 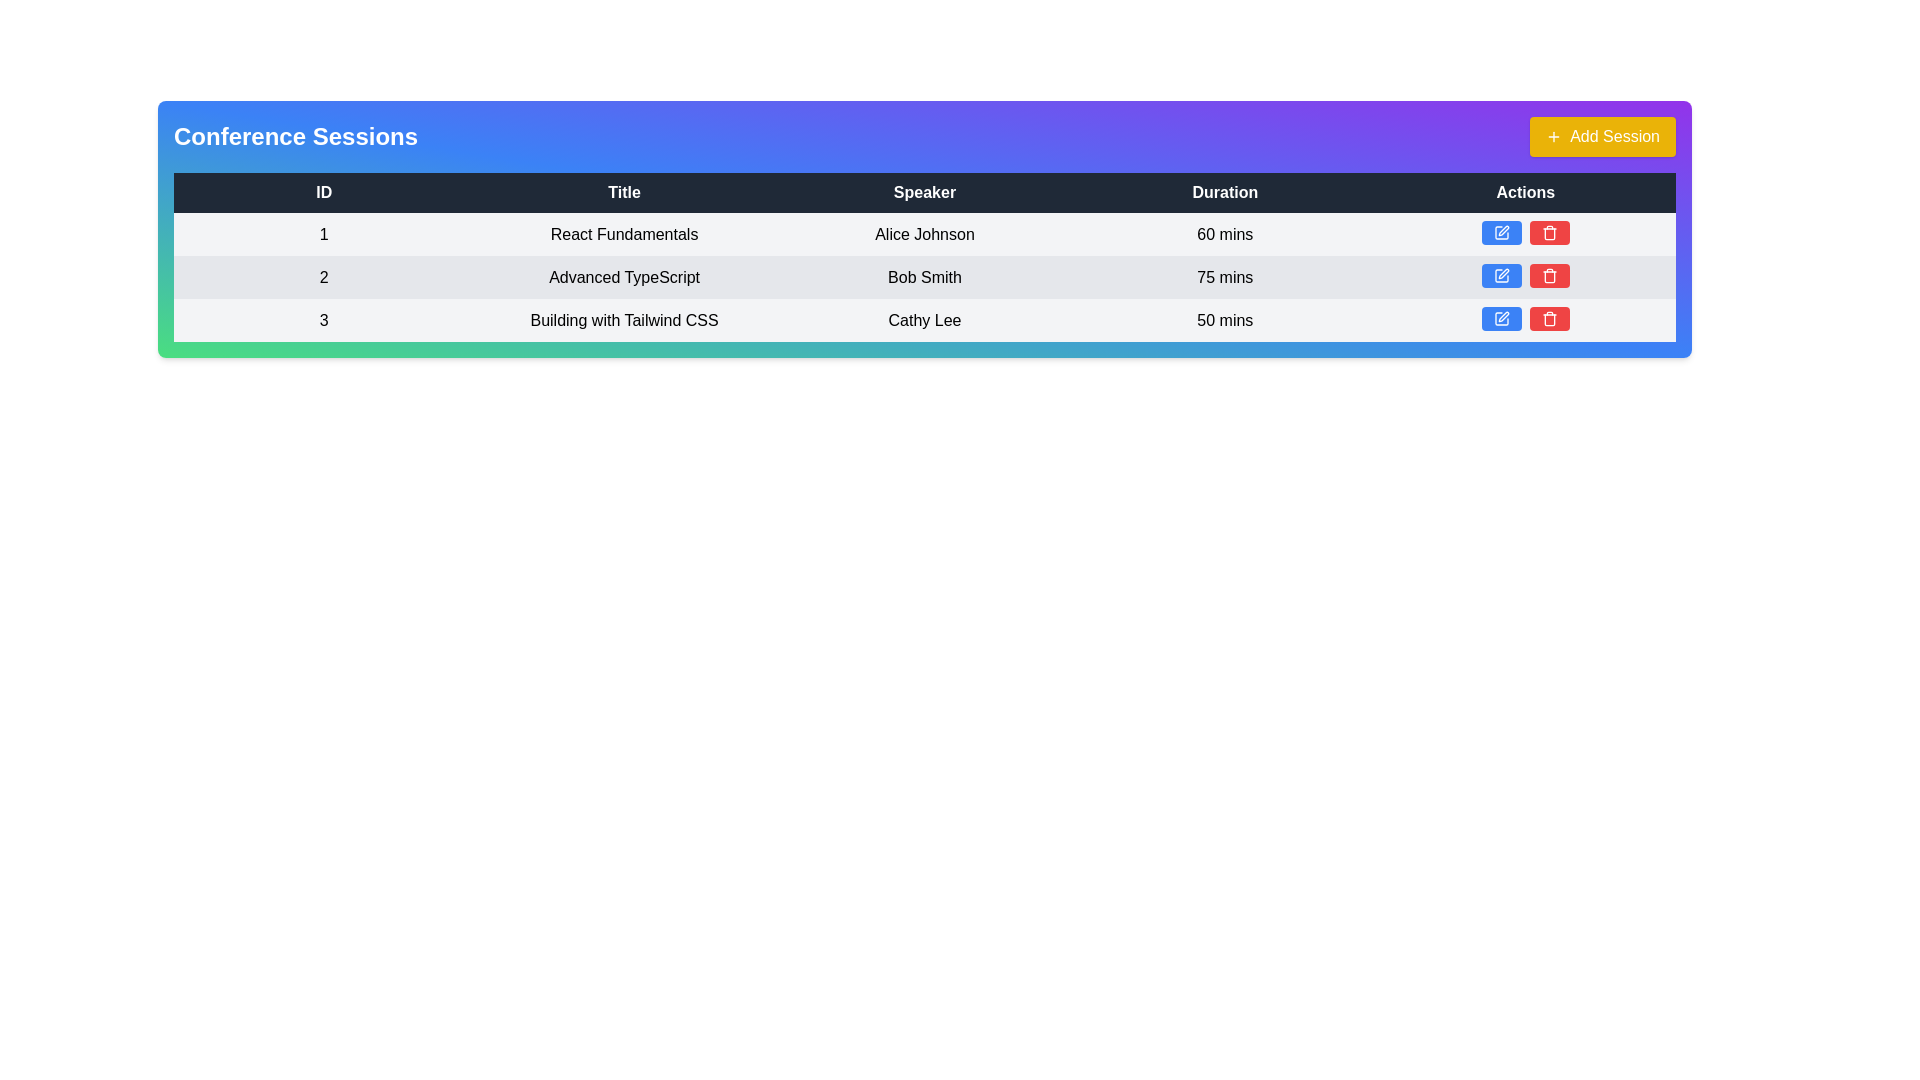 What do you see at coordinates (1548, 318) in the screenshot?
I see `the red button with a trash bin icon located in the last column of the actions section of the third row under 'Conference Sessions'` at bounding box center [1548, 318].